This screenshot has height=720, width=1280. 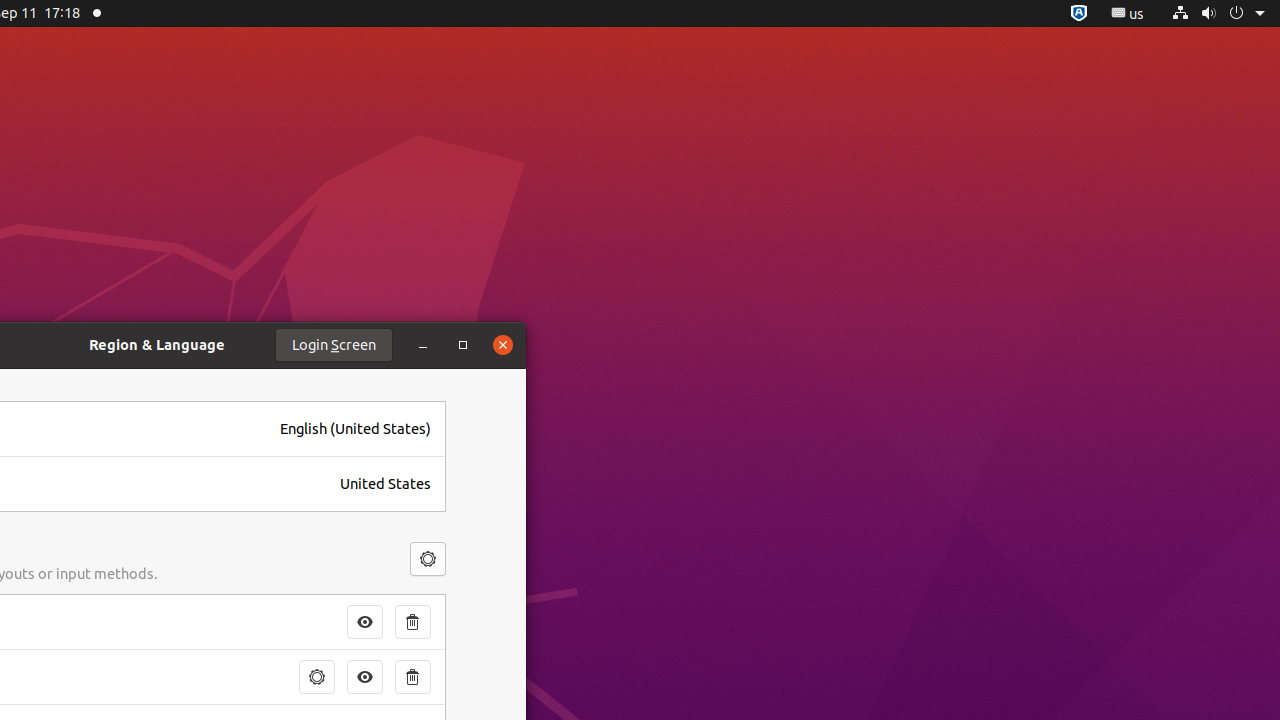 I want to click on 'Maximize', so click(x=461, y=344).